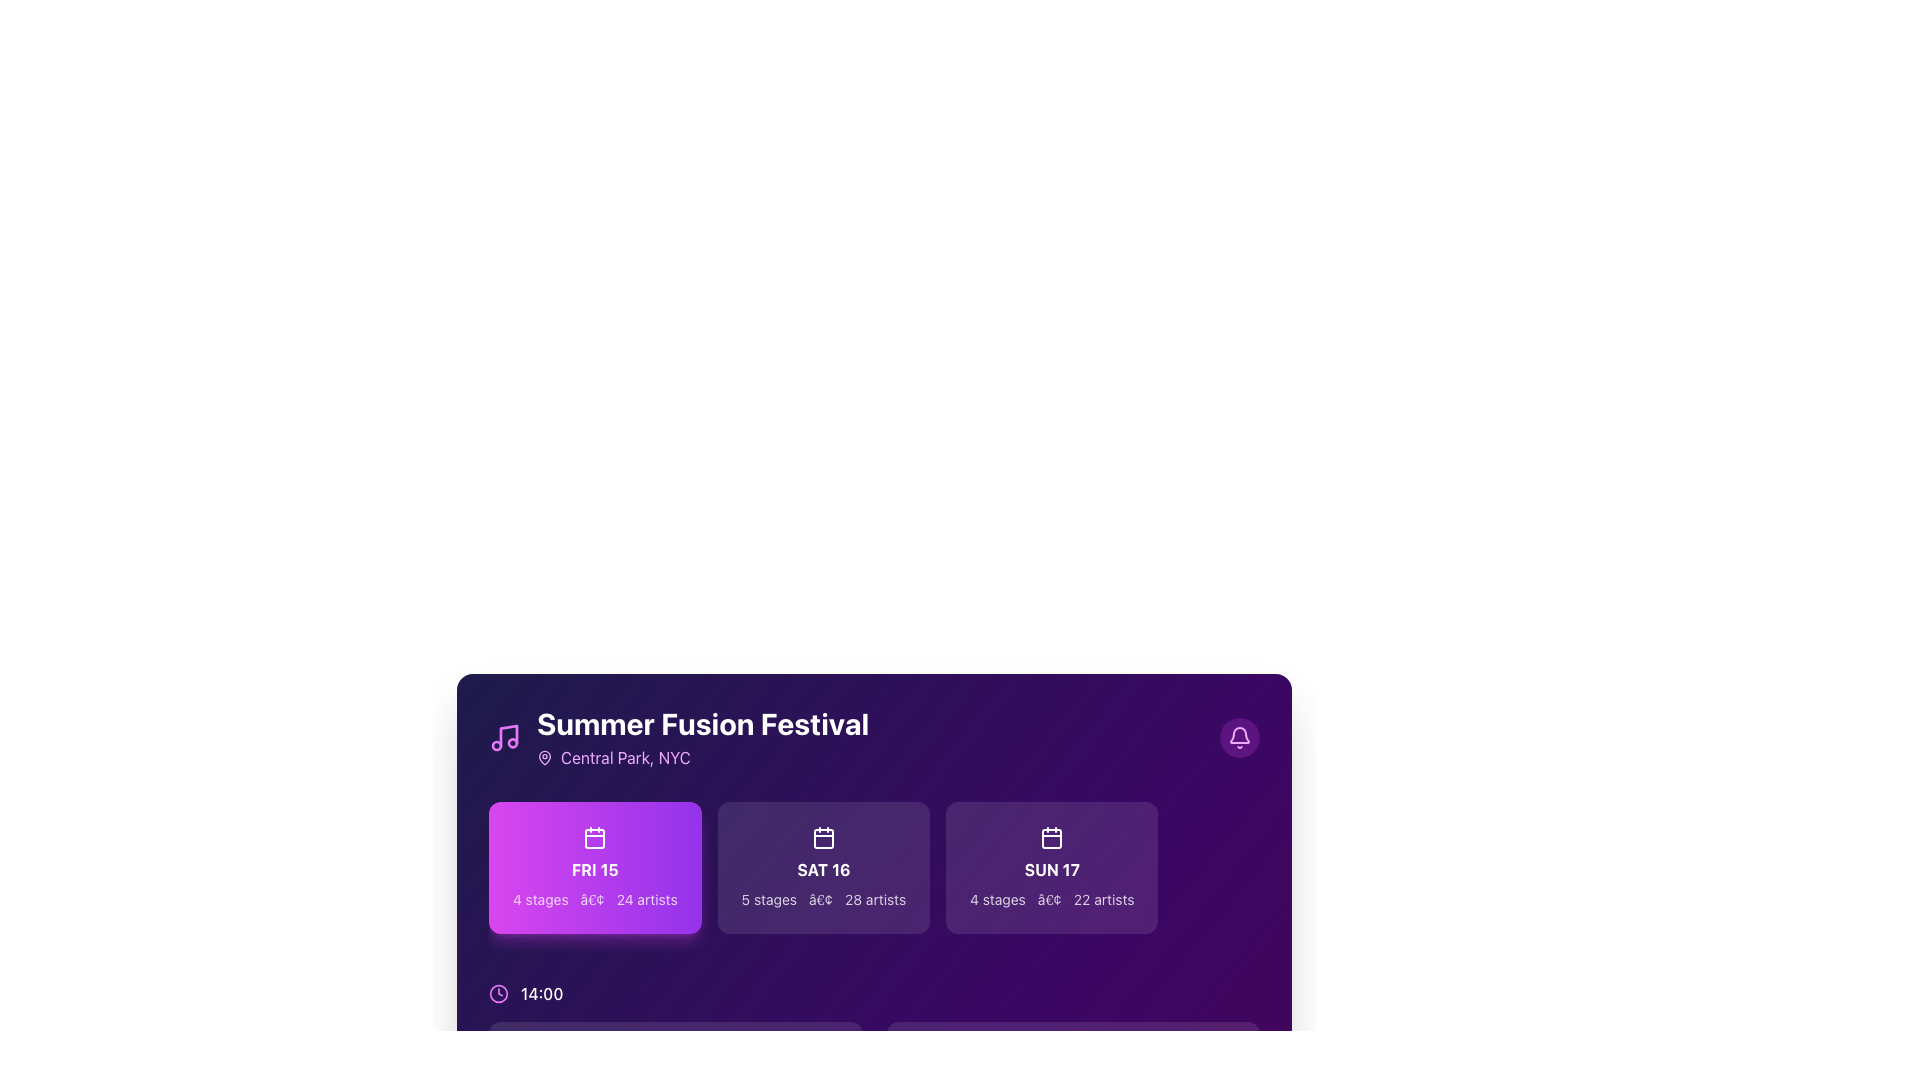 Image resolution: width=1920 pixels, height=1080 pixels. What do you see at coordinates (594, 837) in the screenshot?
I see `the calendar icon located within the gradient purple background box labeled 'FRI 15', which is the first of three horizontally displayed buttons in the lower section of the interface` at bounding box center [594, 837].